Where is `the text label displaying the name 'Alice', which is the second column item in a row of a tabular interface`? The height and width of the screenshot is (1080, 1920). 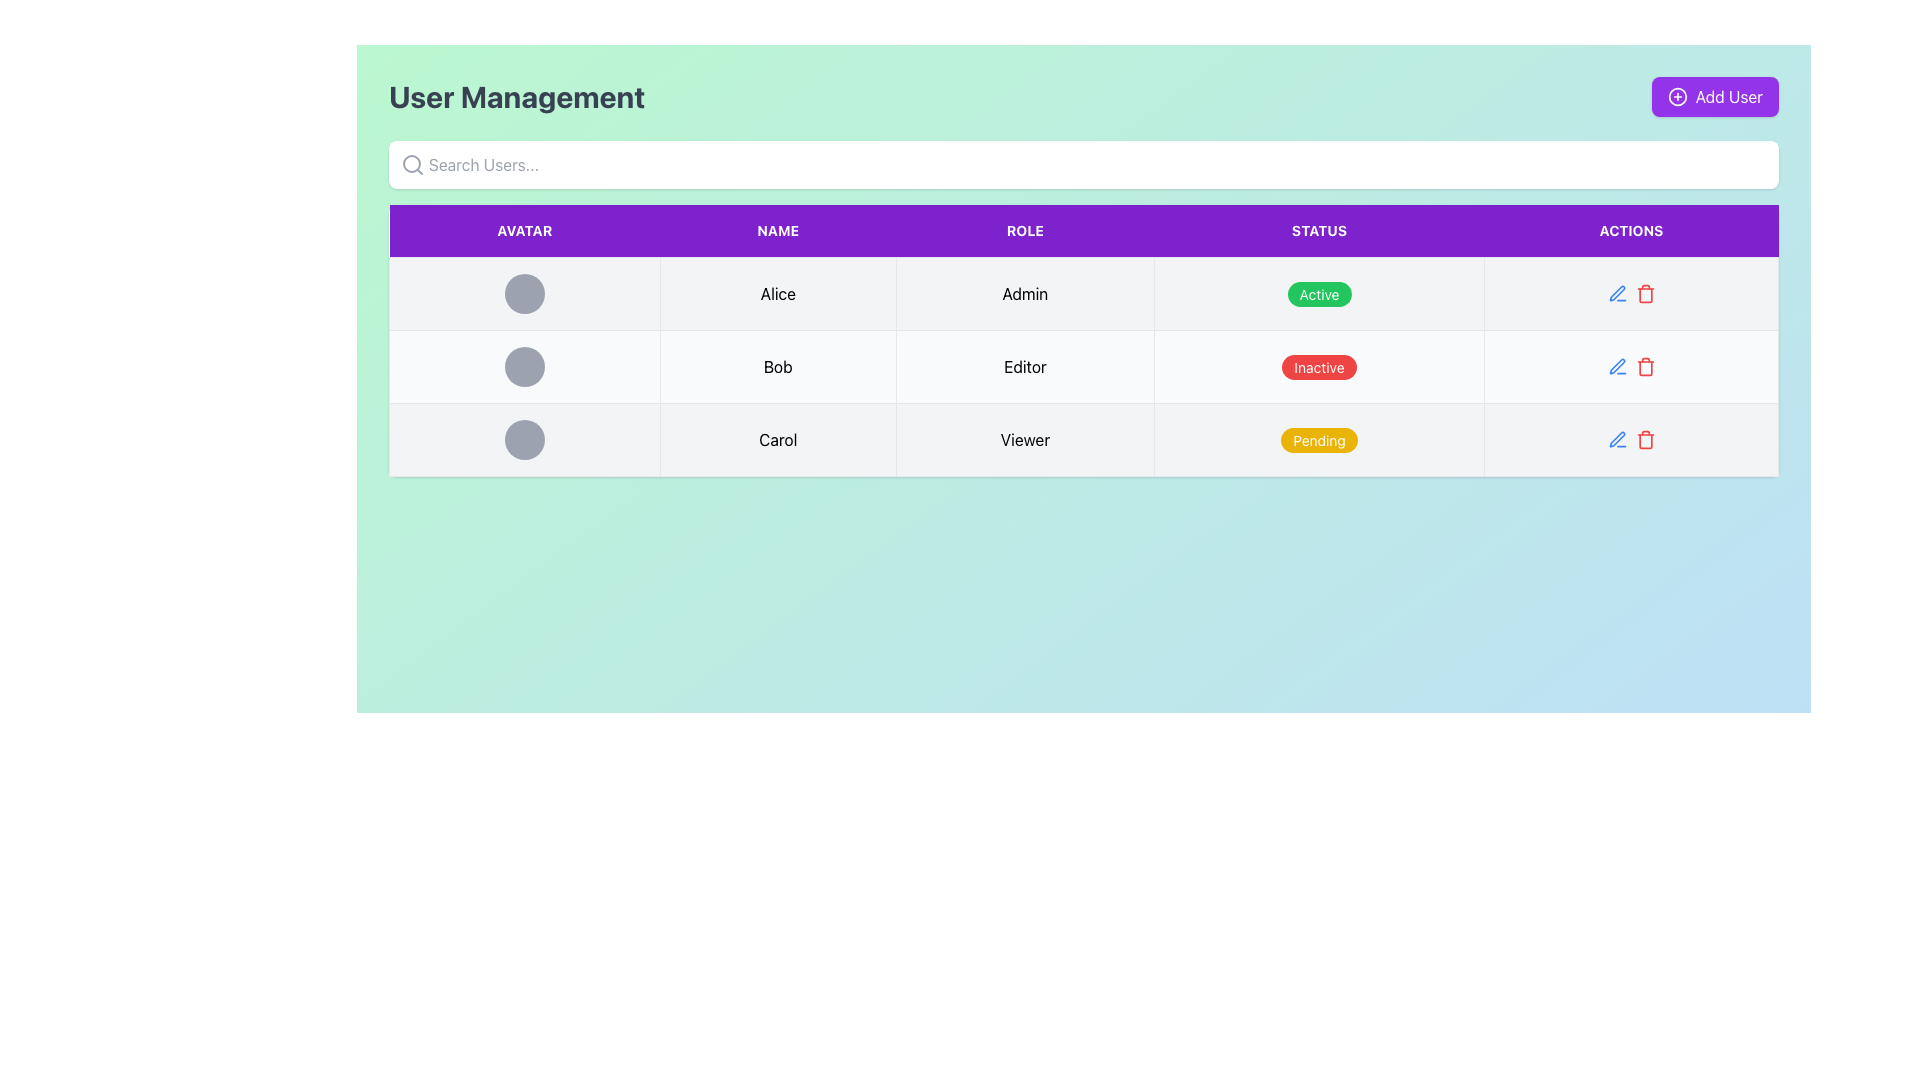
the text label displaying the name 'Alice', which is the second column item in a row of a tabular interface is located at coordinates (777, 293).